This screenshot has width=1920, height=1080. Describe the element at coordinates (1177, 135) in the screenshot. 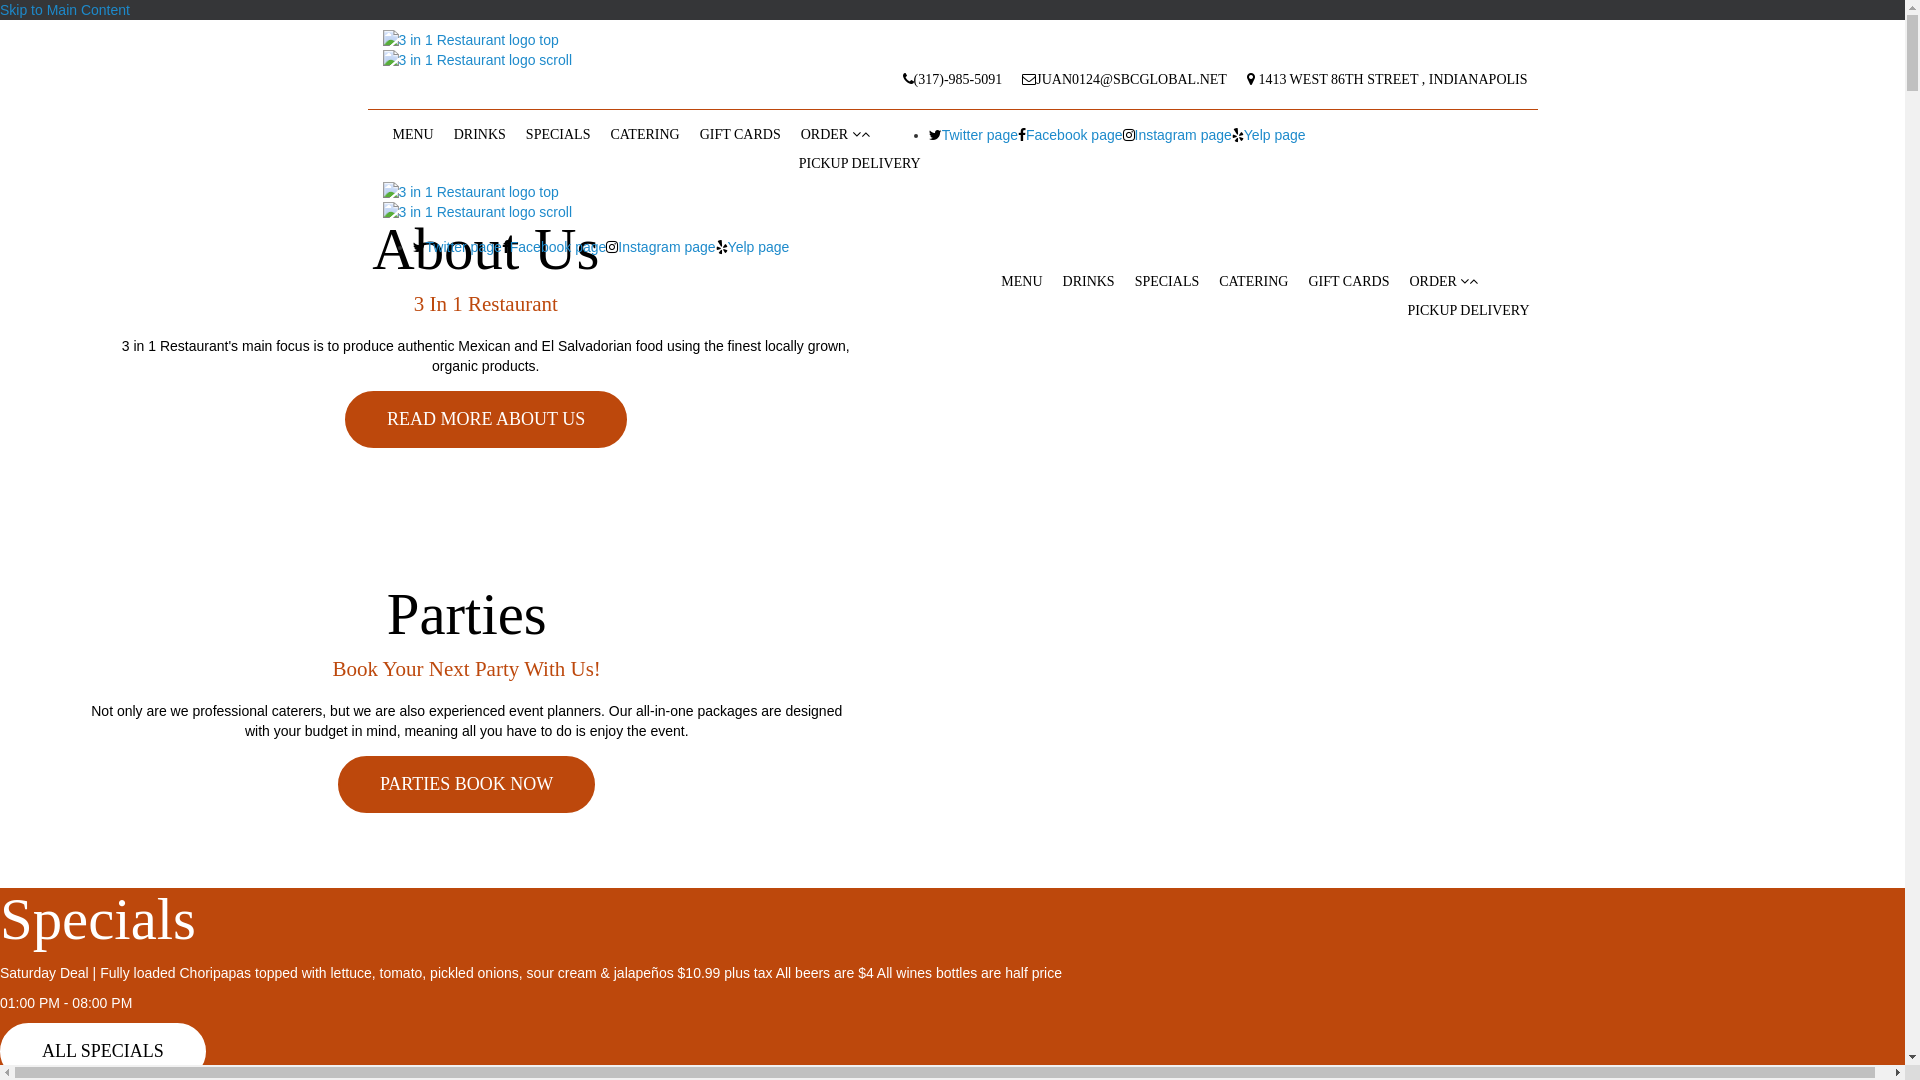

I see `'Instagram page'` at that location.